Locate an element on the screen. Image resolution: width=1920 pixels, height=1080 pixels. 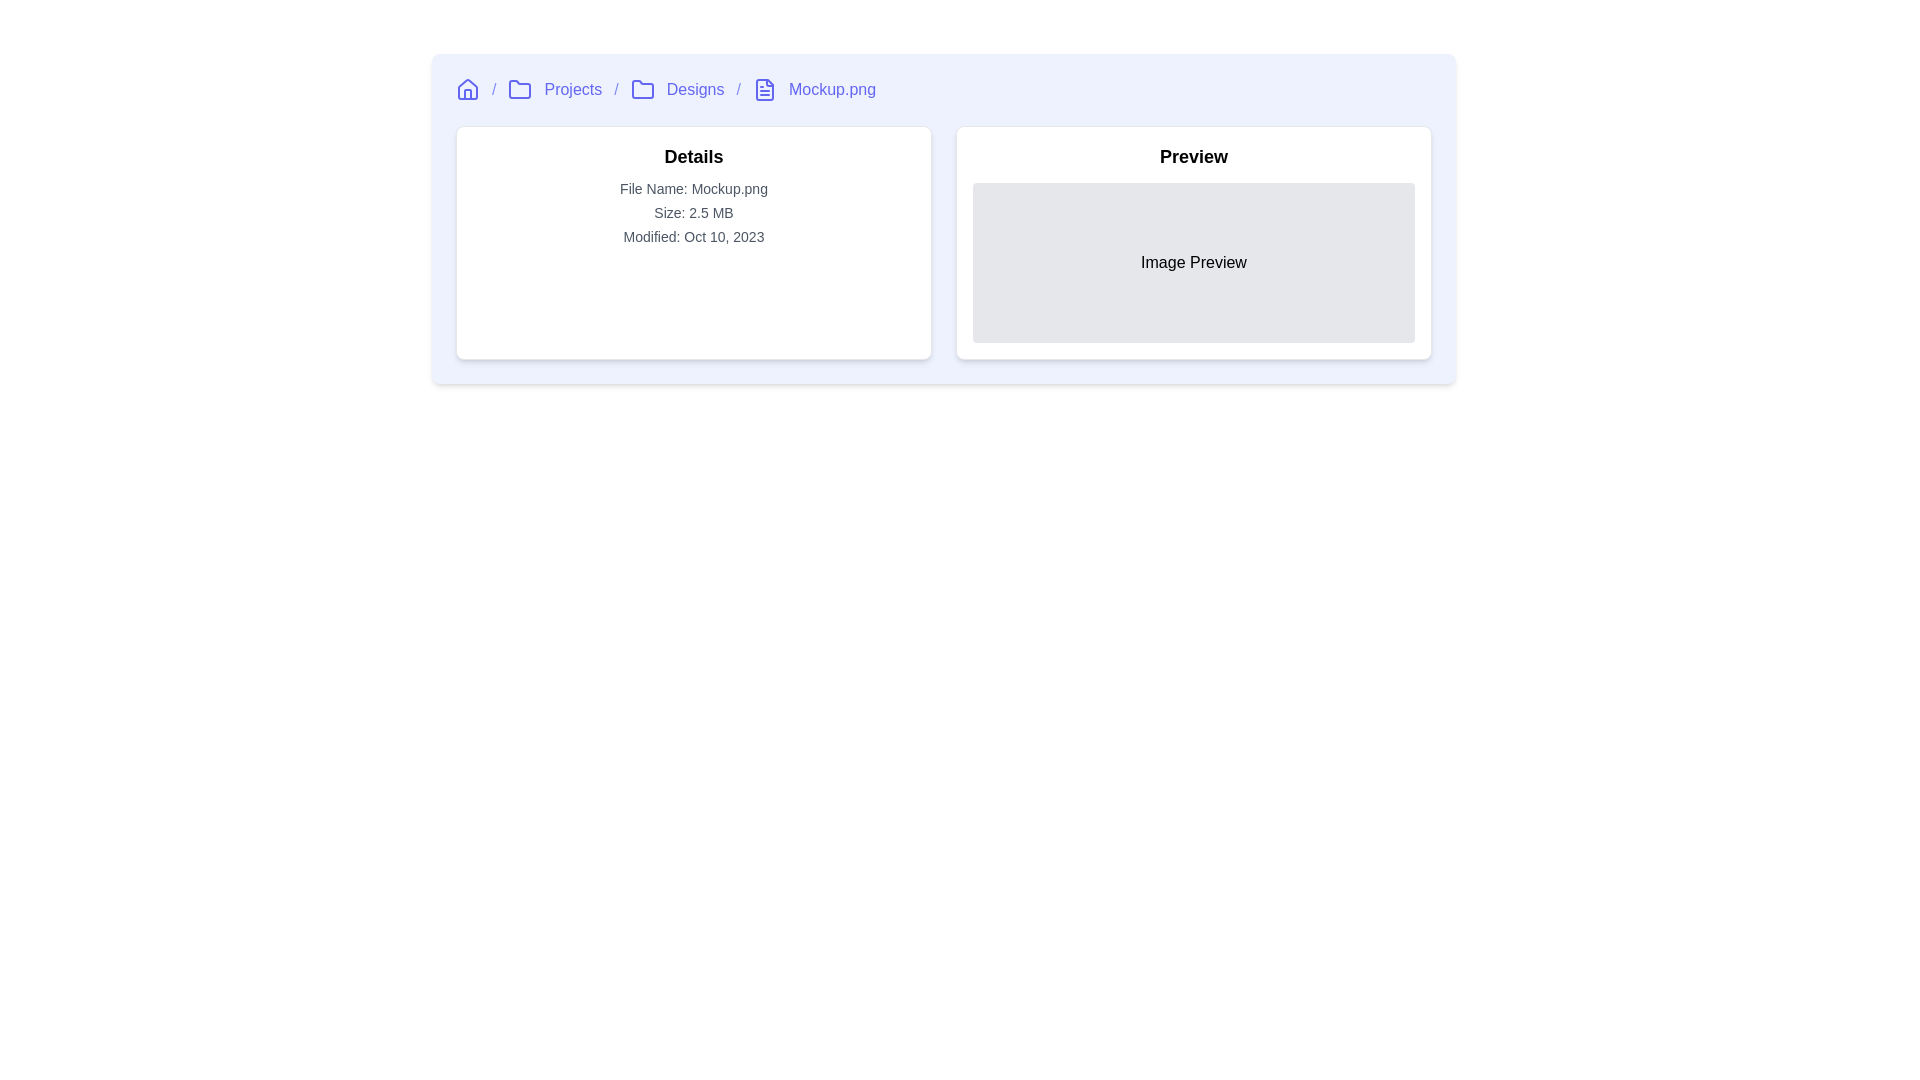
the 'Home' icon located in the breadcrumb navigation bar at the top-left corner is located at coordinates (466, 87).